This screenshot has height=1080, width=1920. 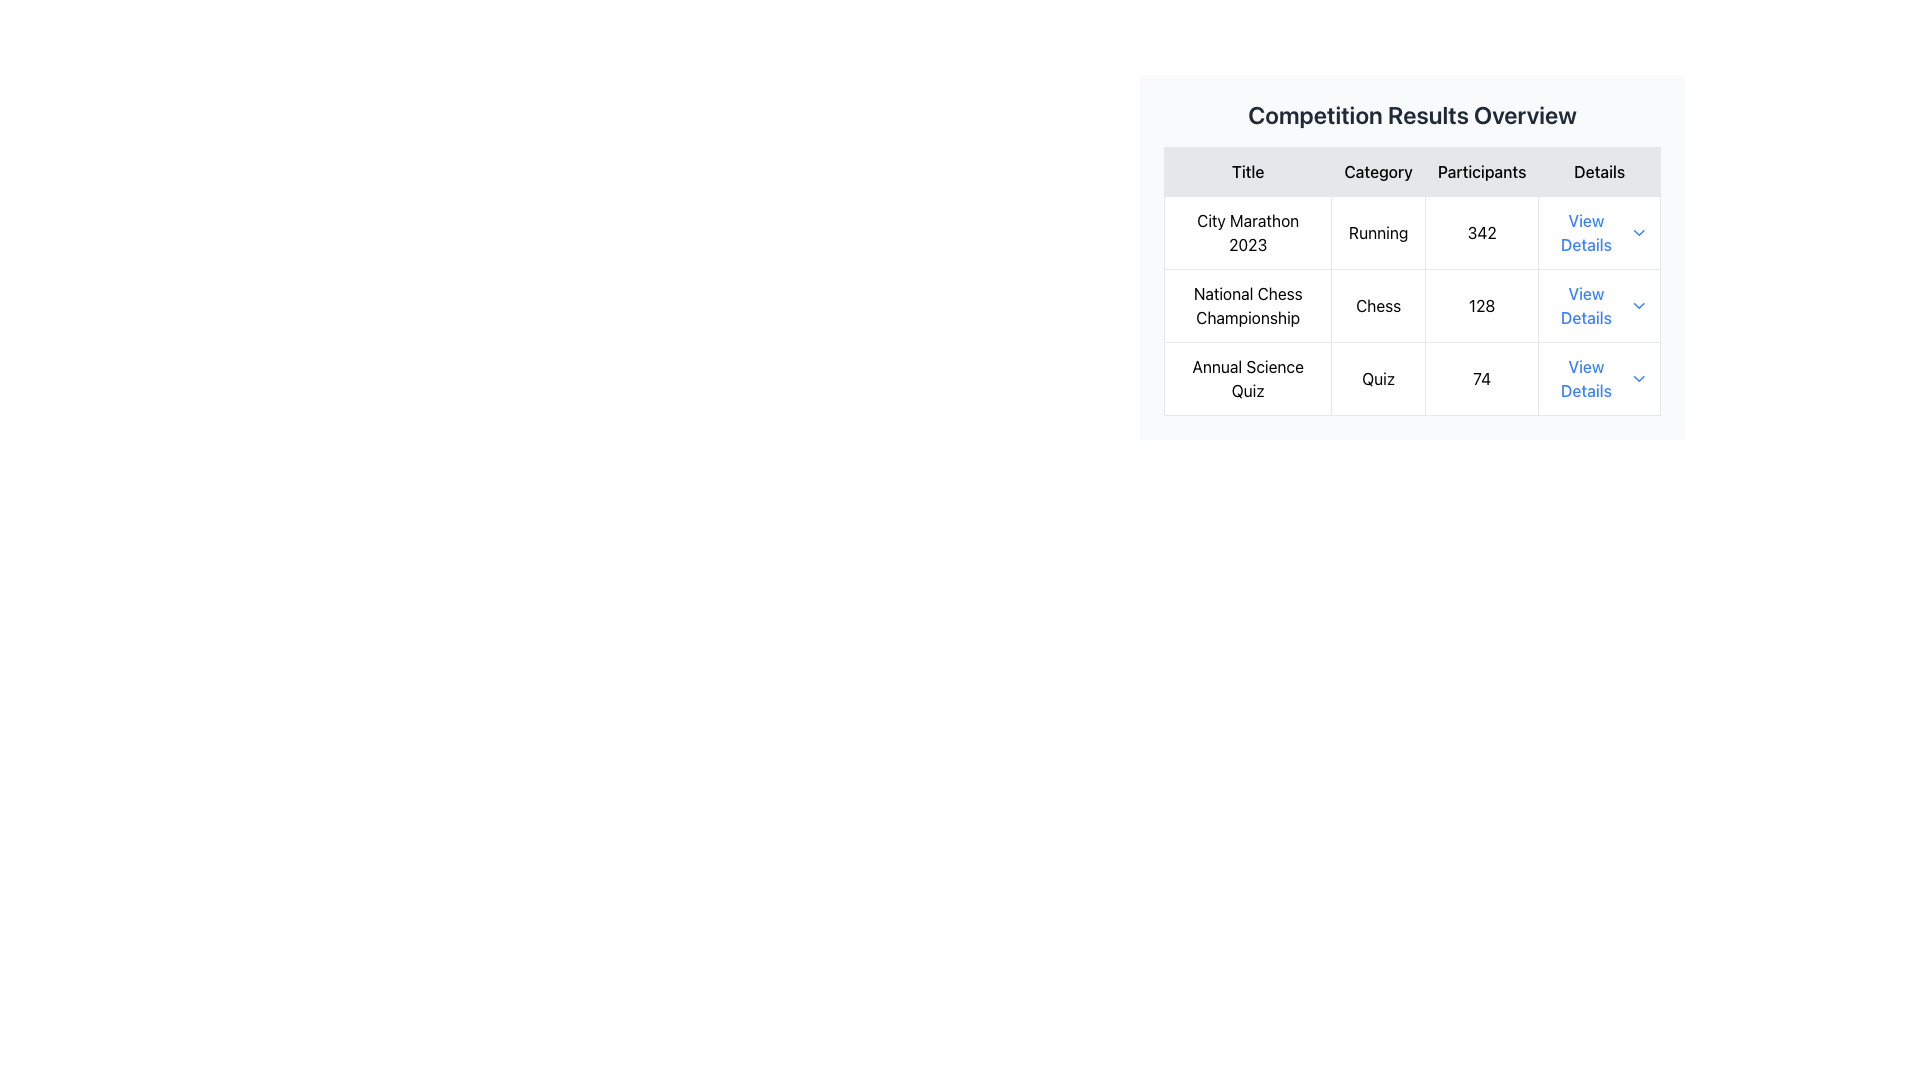 I want to click on the chevron icon in the 'Details' column of the third row corresponding to the 'Annual Science Quiz' entry, so click(x=1638, y=378).